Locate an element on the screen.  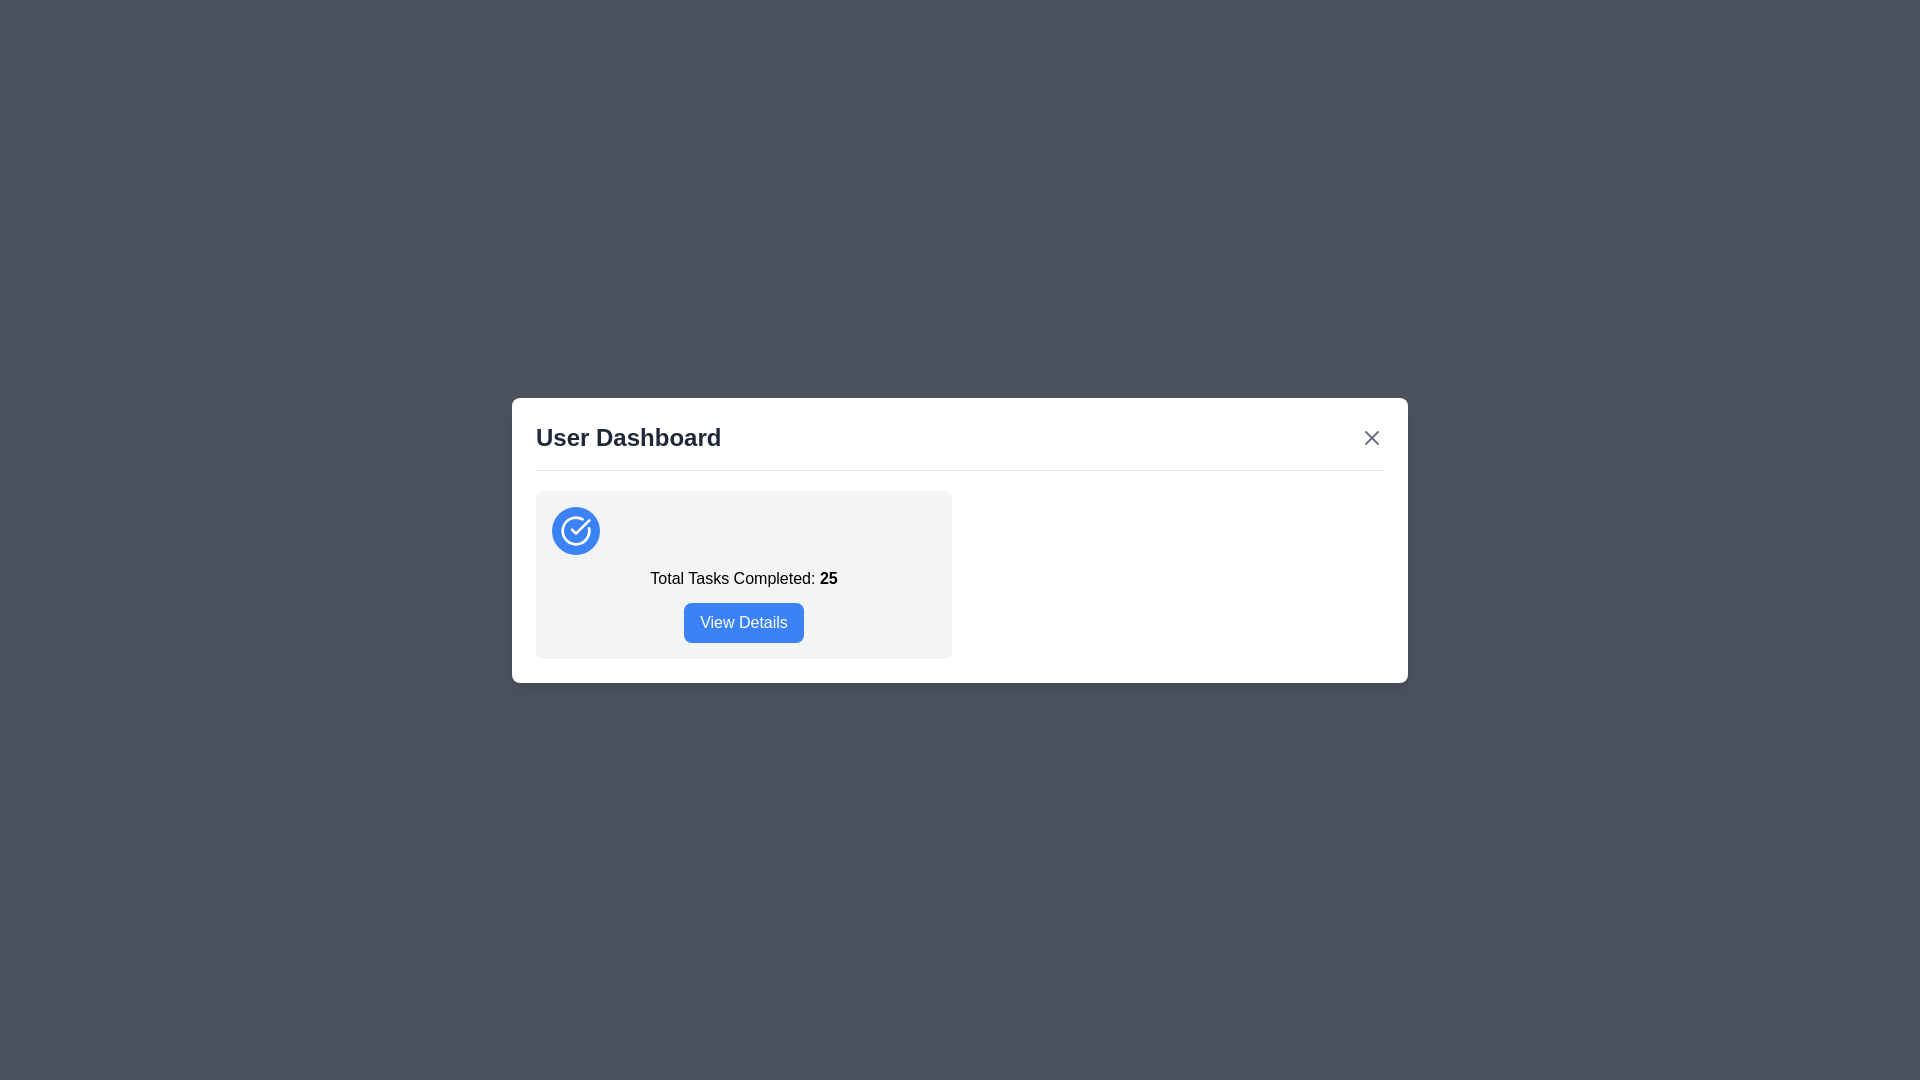
the button located at the lower center of the light gray card, which provides more detailed information about tasks completed is located at coordinates (743, 621).